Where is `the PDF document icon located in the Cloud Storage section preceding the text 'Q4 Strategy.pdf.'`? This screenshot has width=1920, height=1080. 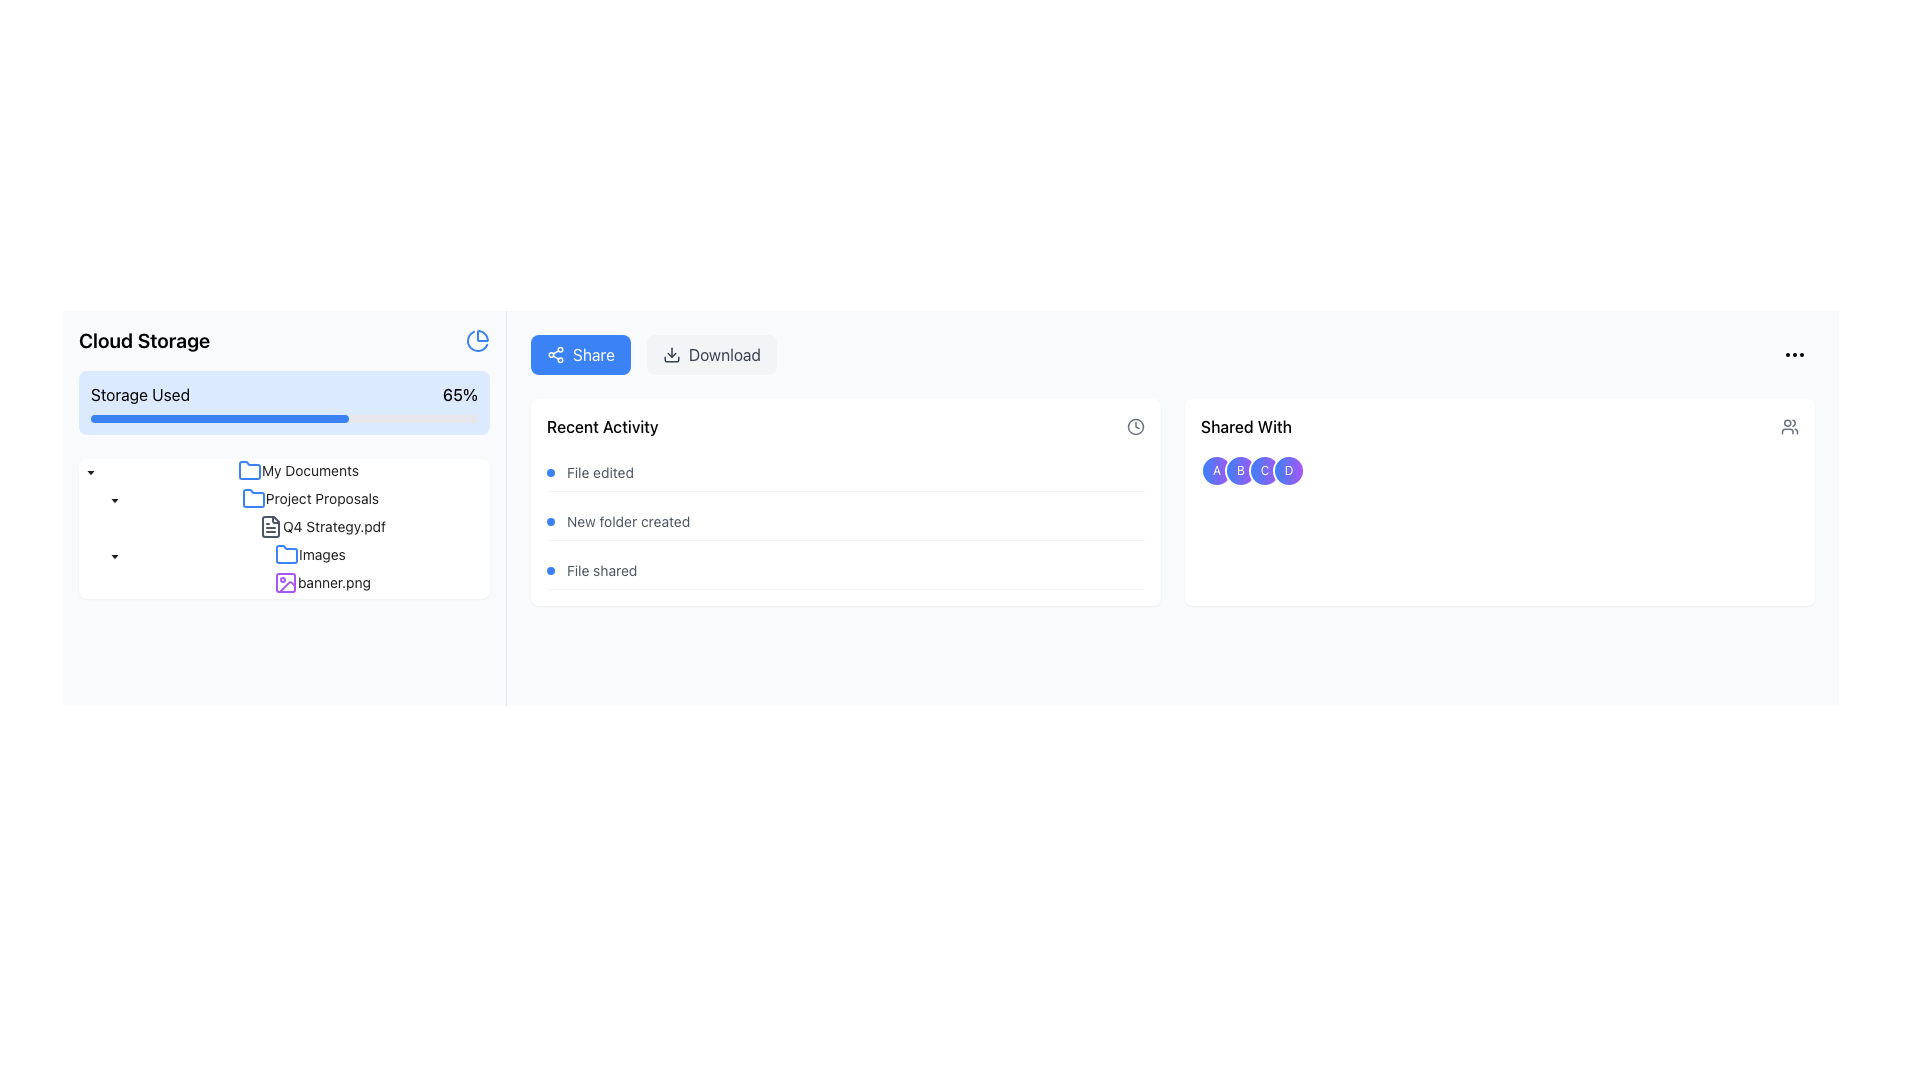
the PDF document icon located in the Cloud Storage section preceding the text 'Q4 Strategy.pdf.' is located at coordinates (269, 526).